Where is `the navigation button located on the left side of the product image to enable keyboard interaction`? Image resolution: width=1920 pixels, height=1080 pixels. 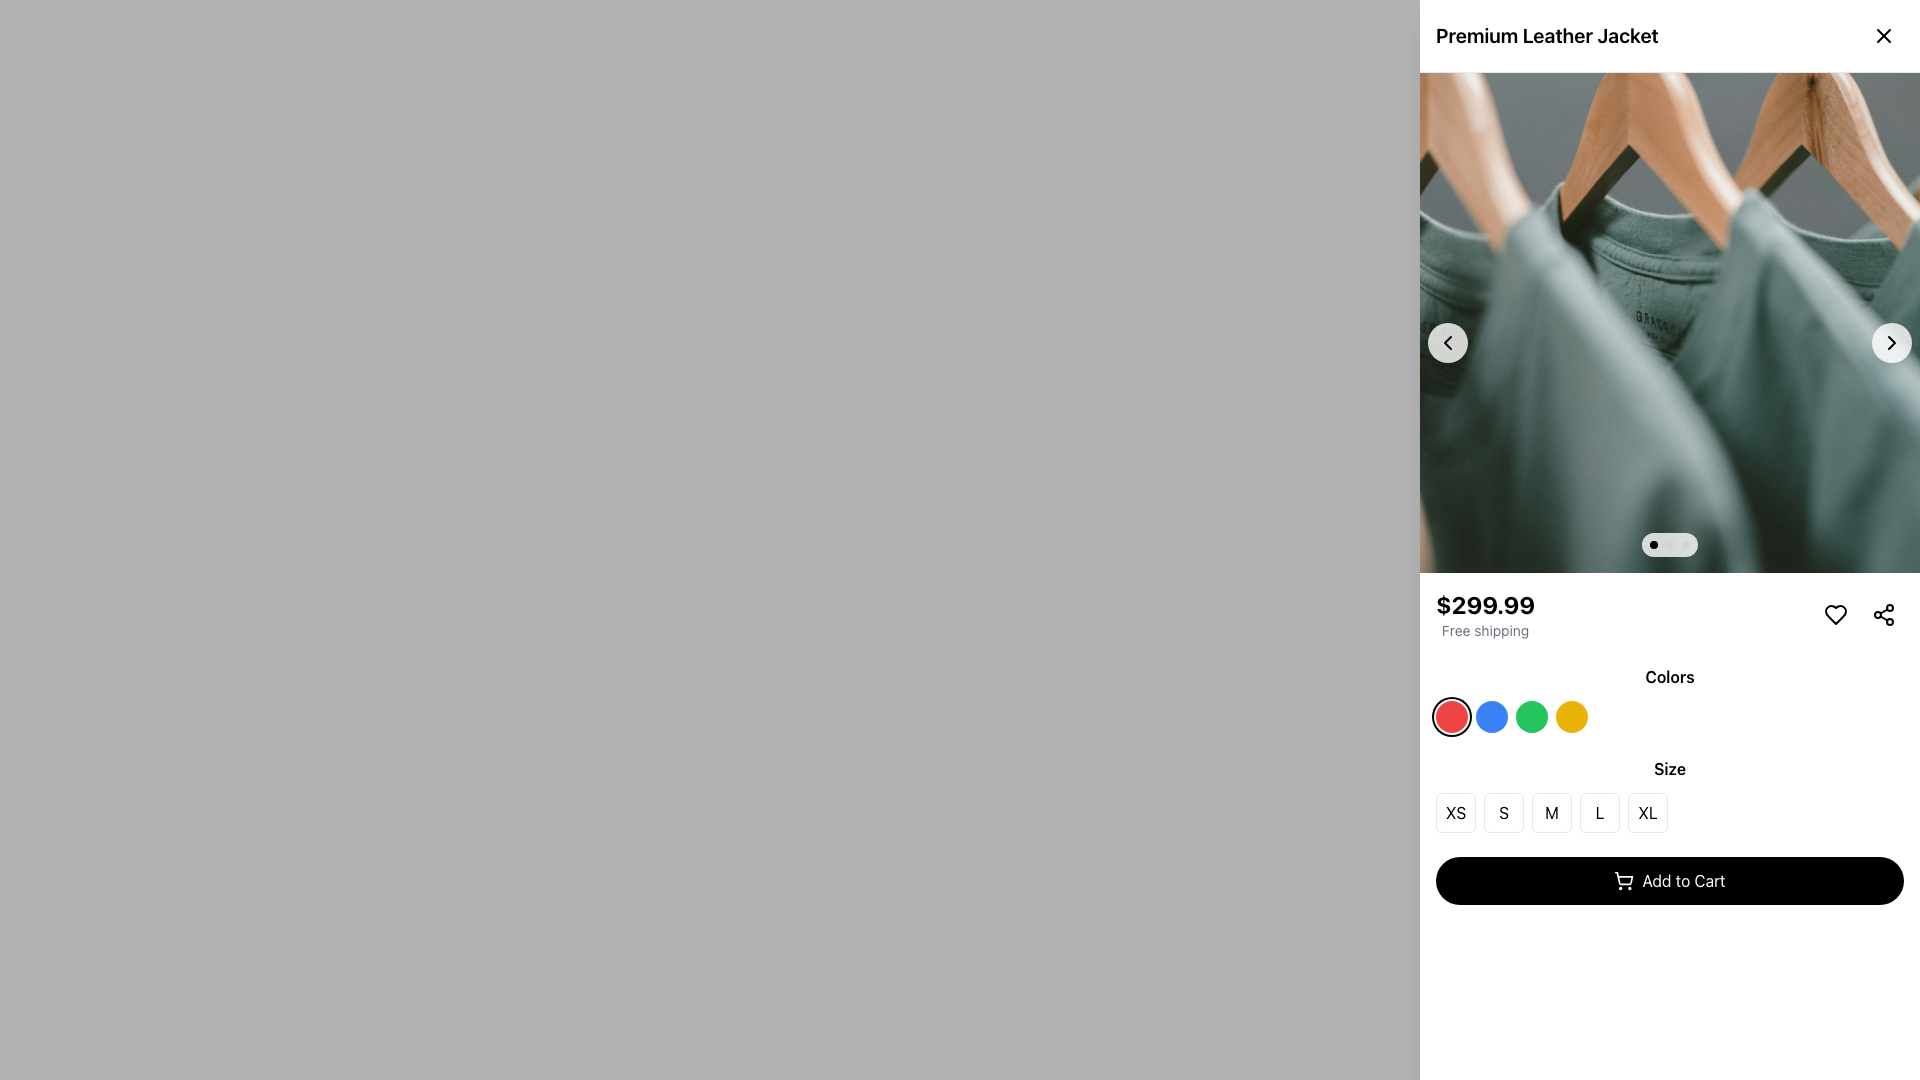 the navigation button located on the left side of the product image to enable keyboard interaction is located at coordinates (1448, 342).